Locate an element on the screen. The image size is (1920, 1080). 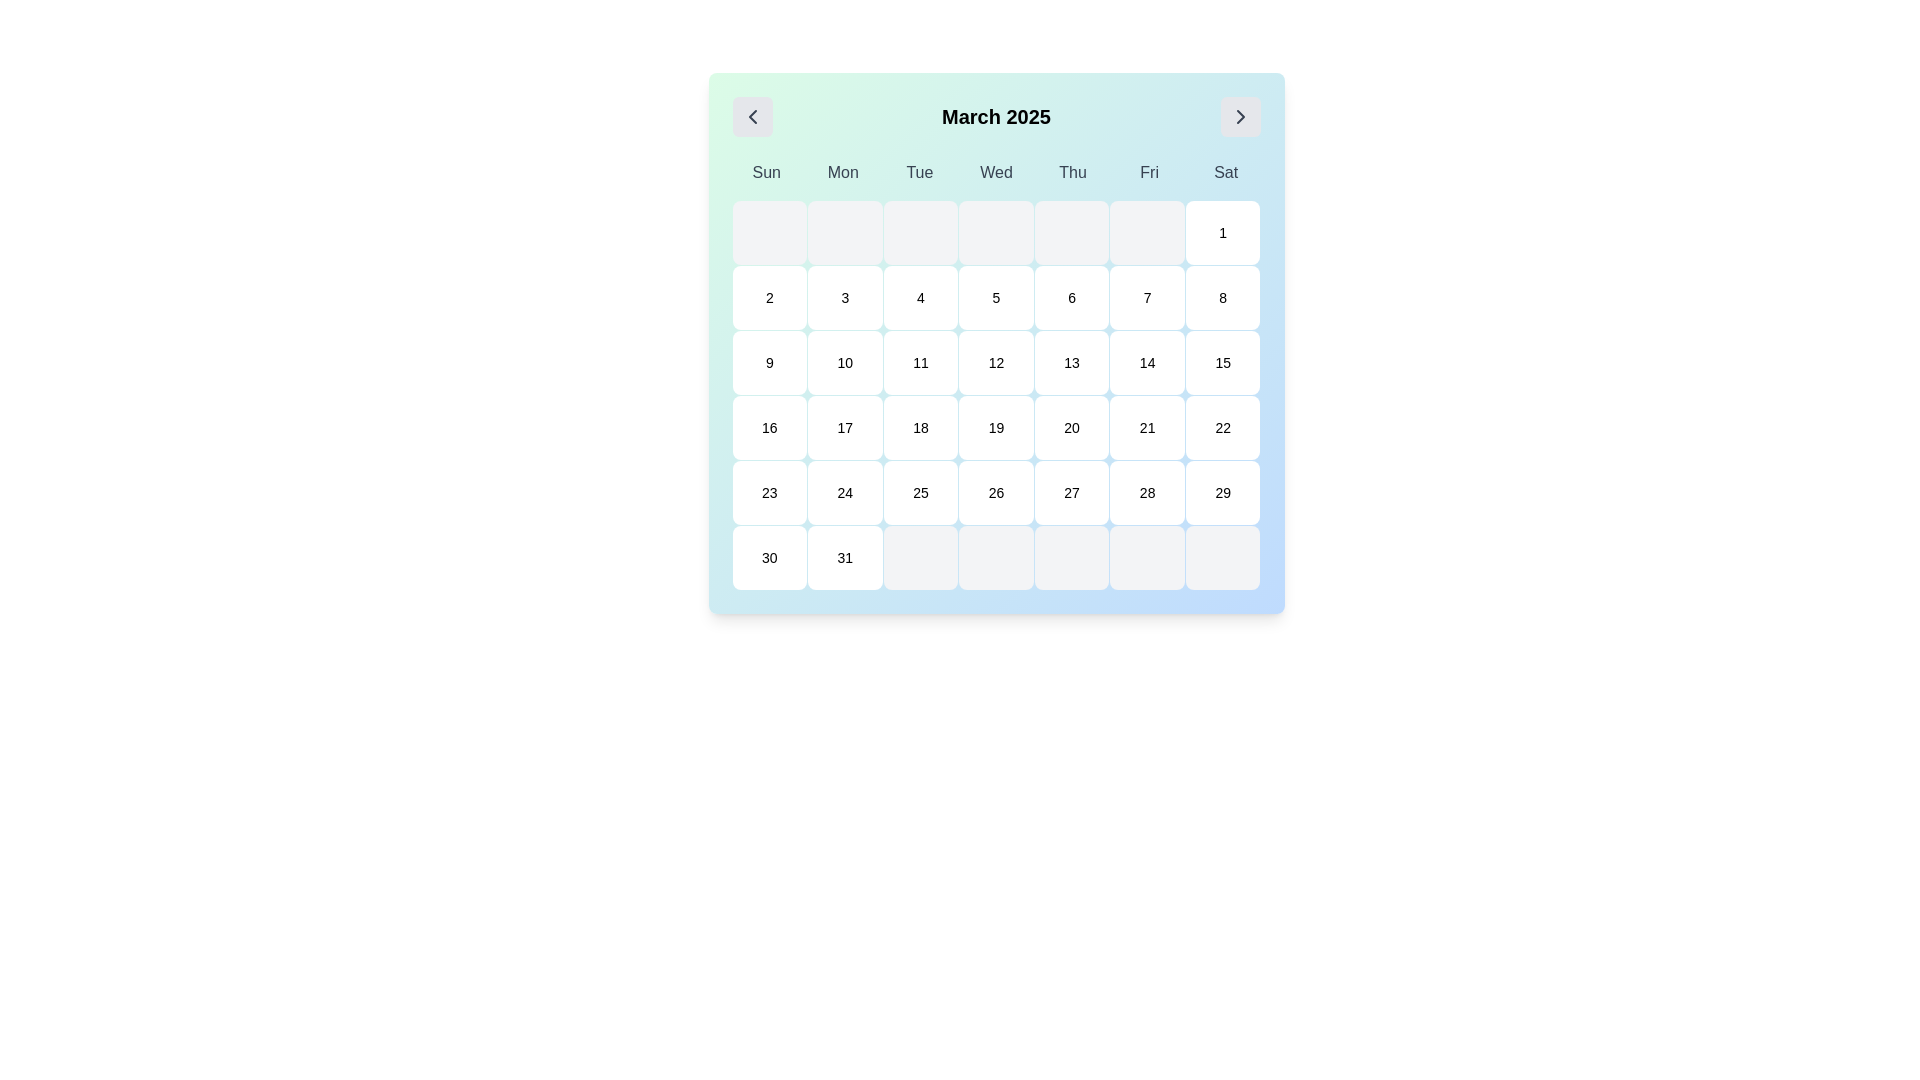
the Calendar date button representing the date '26' in the March 2025 calendar is located at coordinates (996, 493).